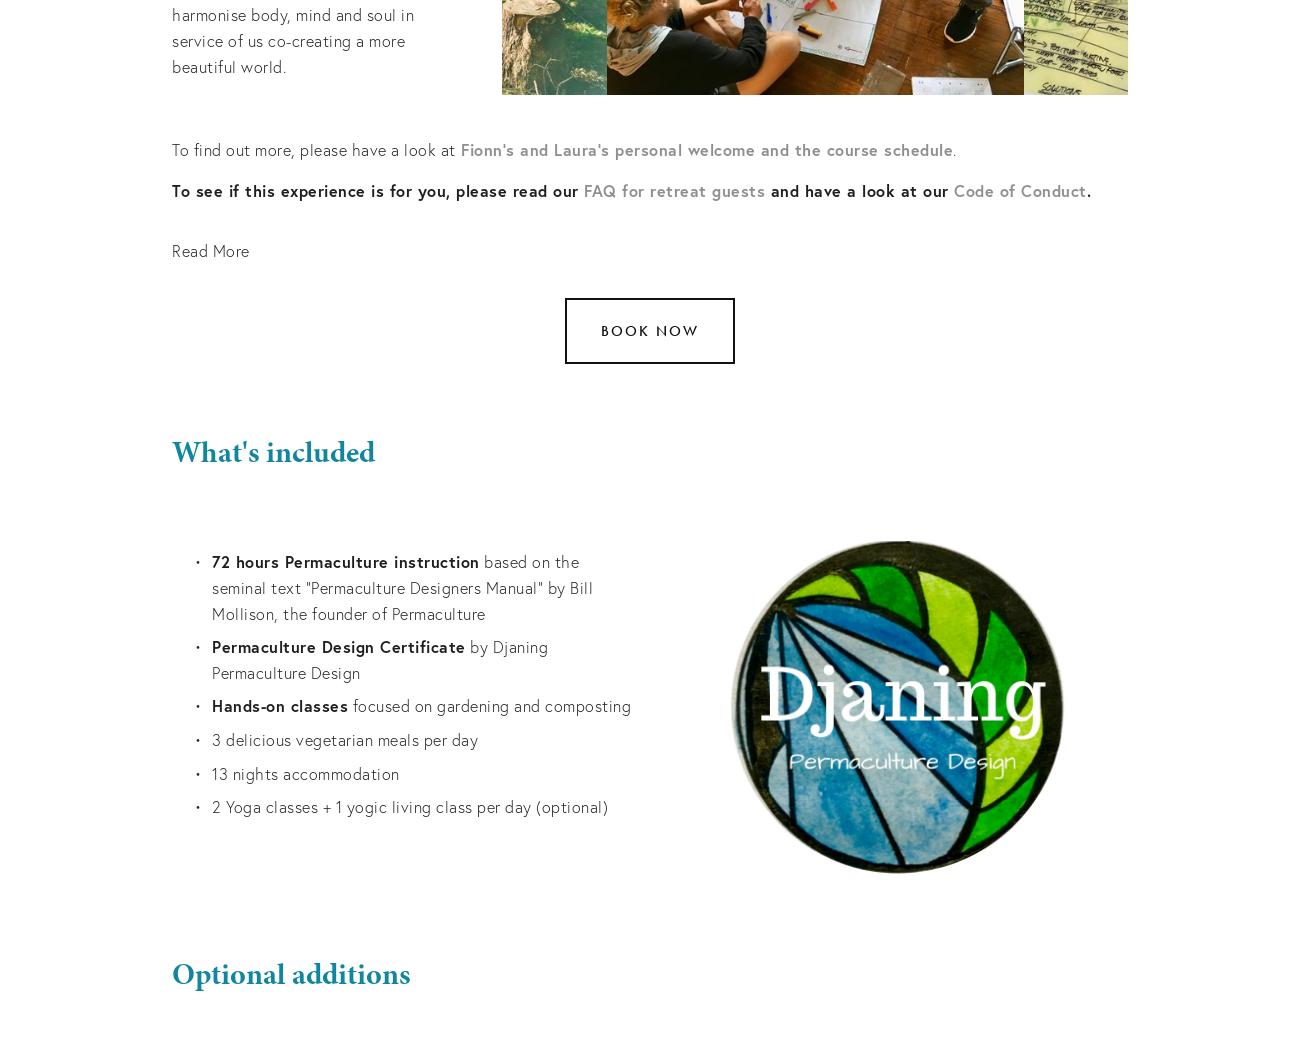 Image resolution: width=1300 pixels, height=1045 pixels. Describe the element at coordinates (381, 658) in the screenshot. I see `'by Djaning Permaculture Design'` at that location.